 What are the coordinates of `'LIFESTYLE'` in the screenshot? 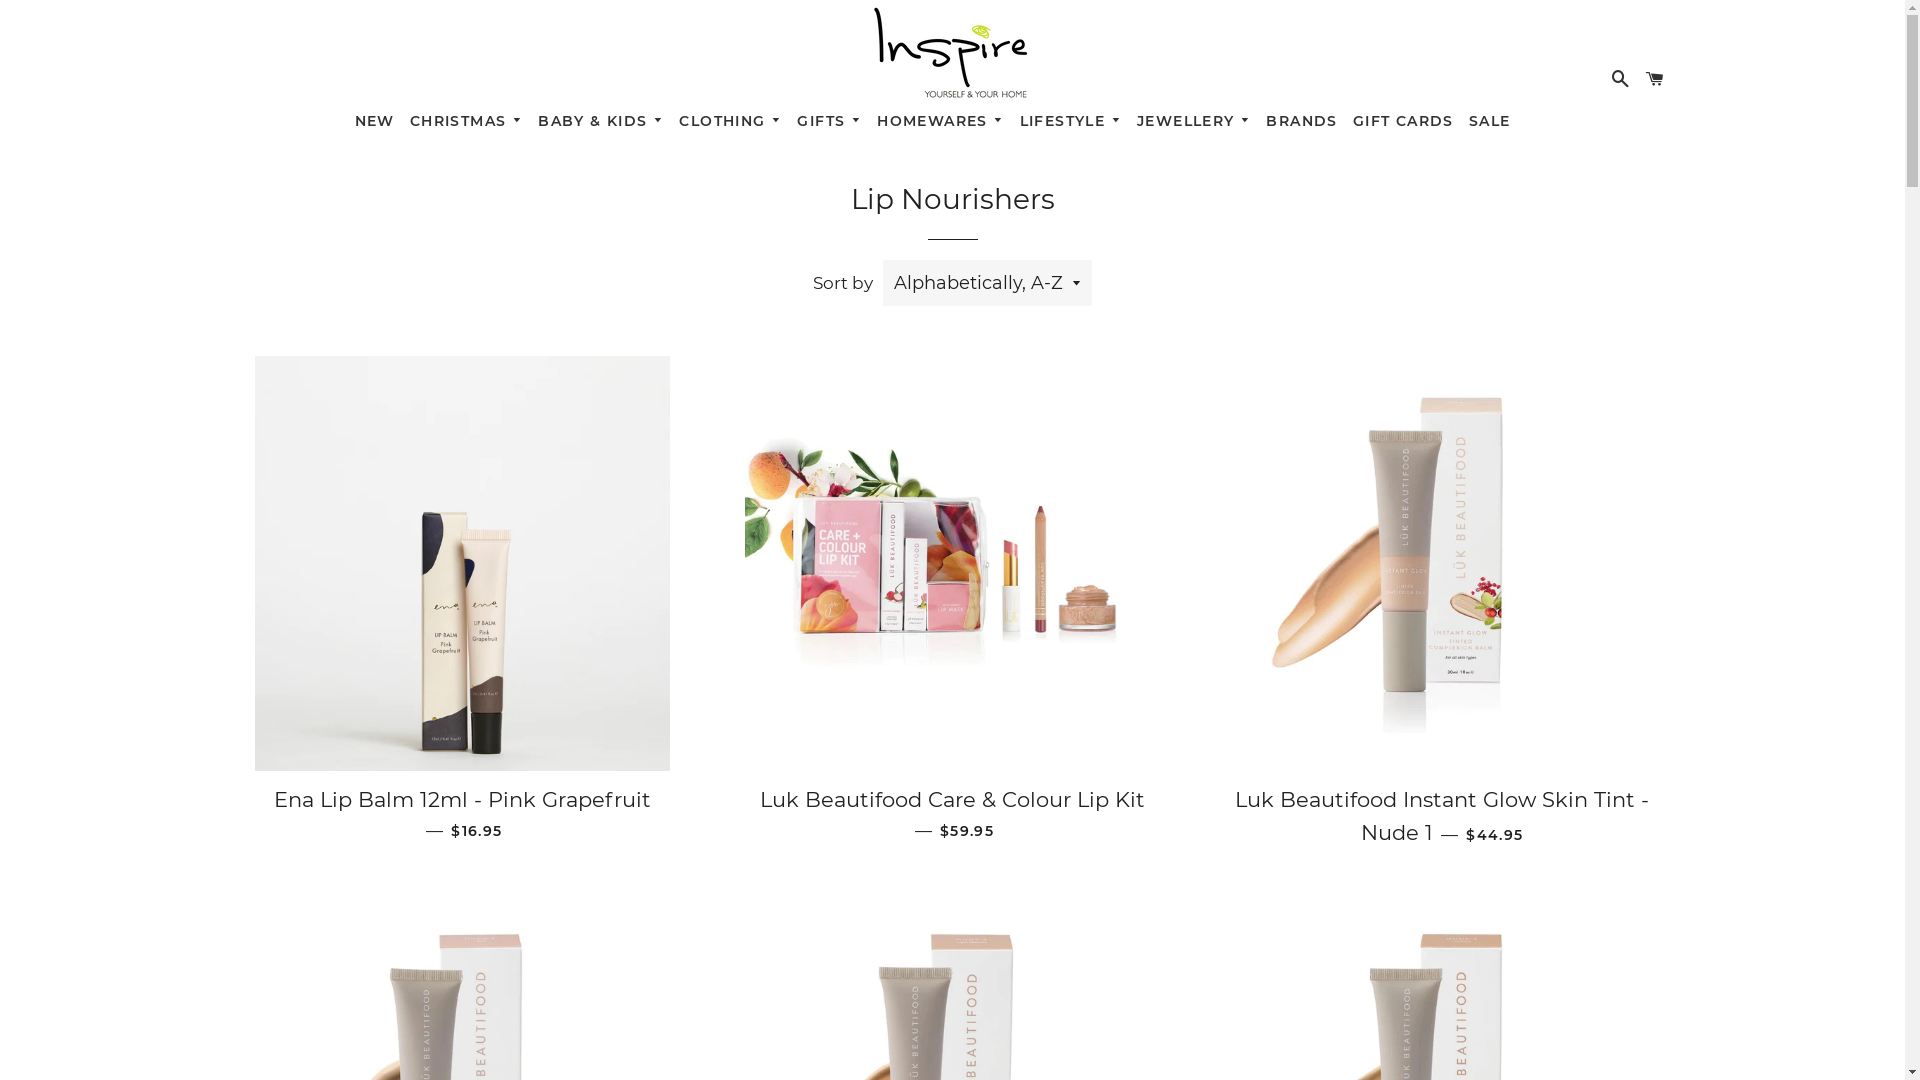 It's located at (1012, 117).